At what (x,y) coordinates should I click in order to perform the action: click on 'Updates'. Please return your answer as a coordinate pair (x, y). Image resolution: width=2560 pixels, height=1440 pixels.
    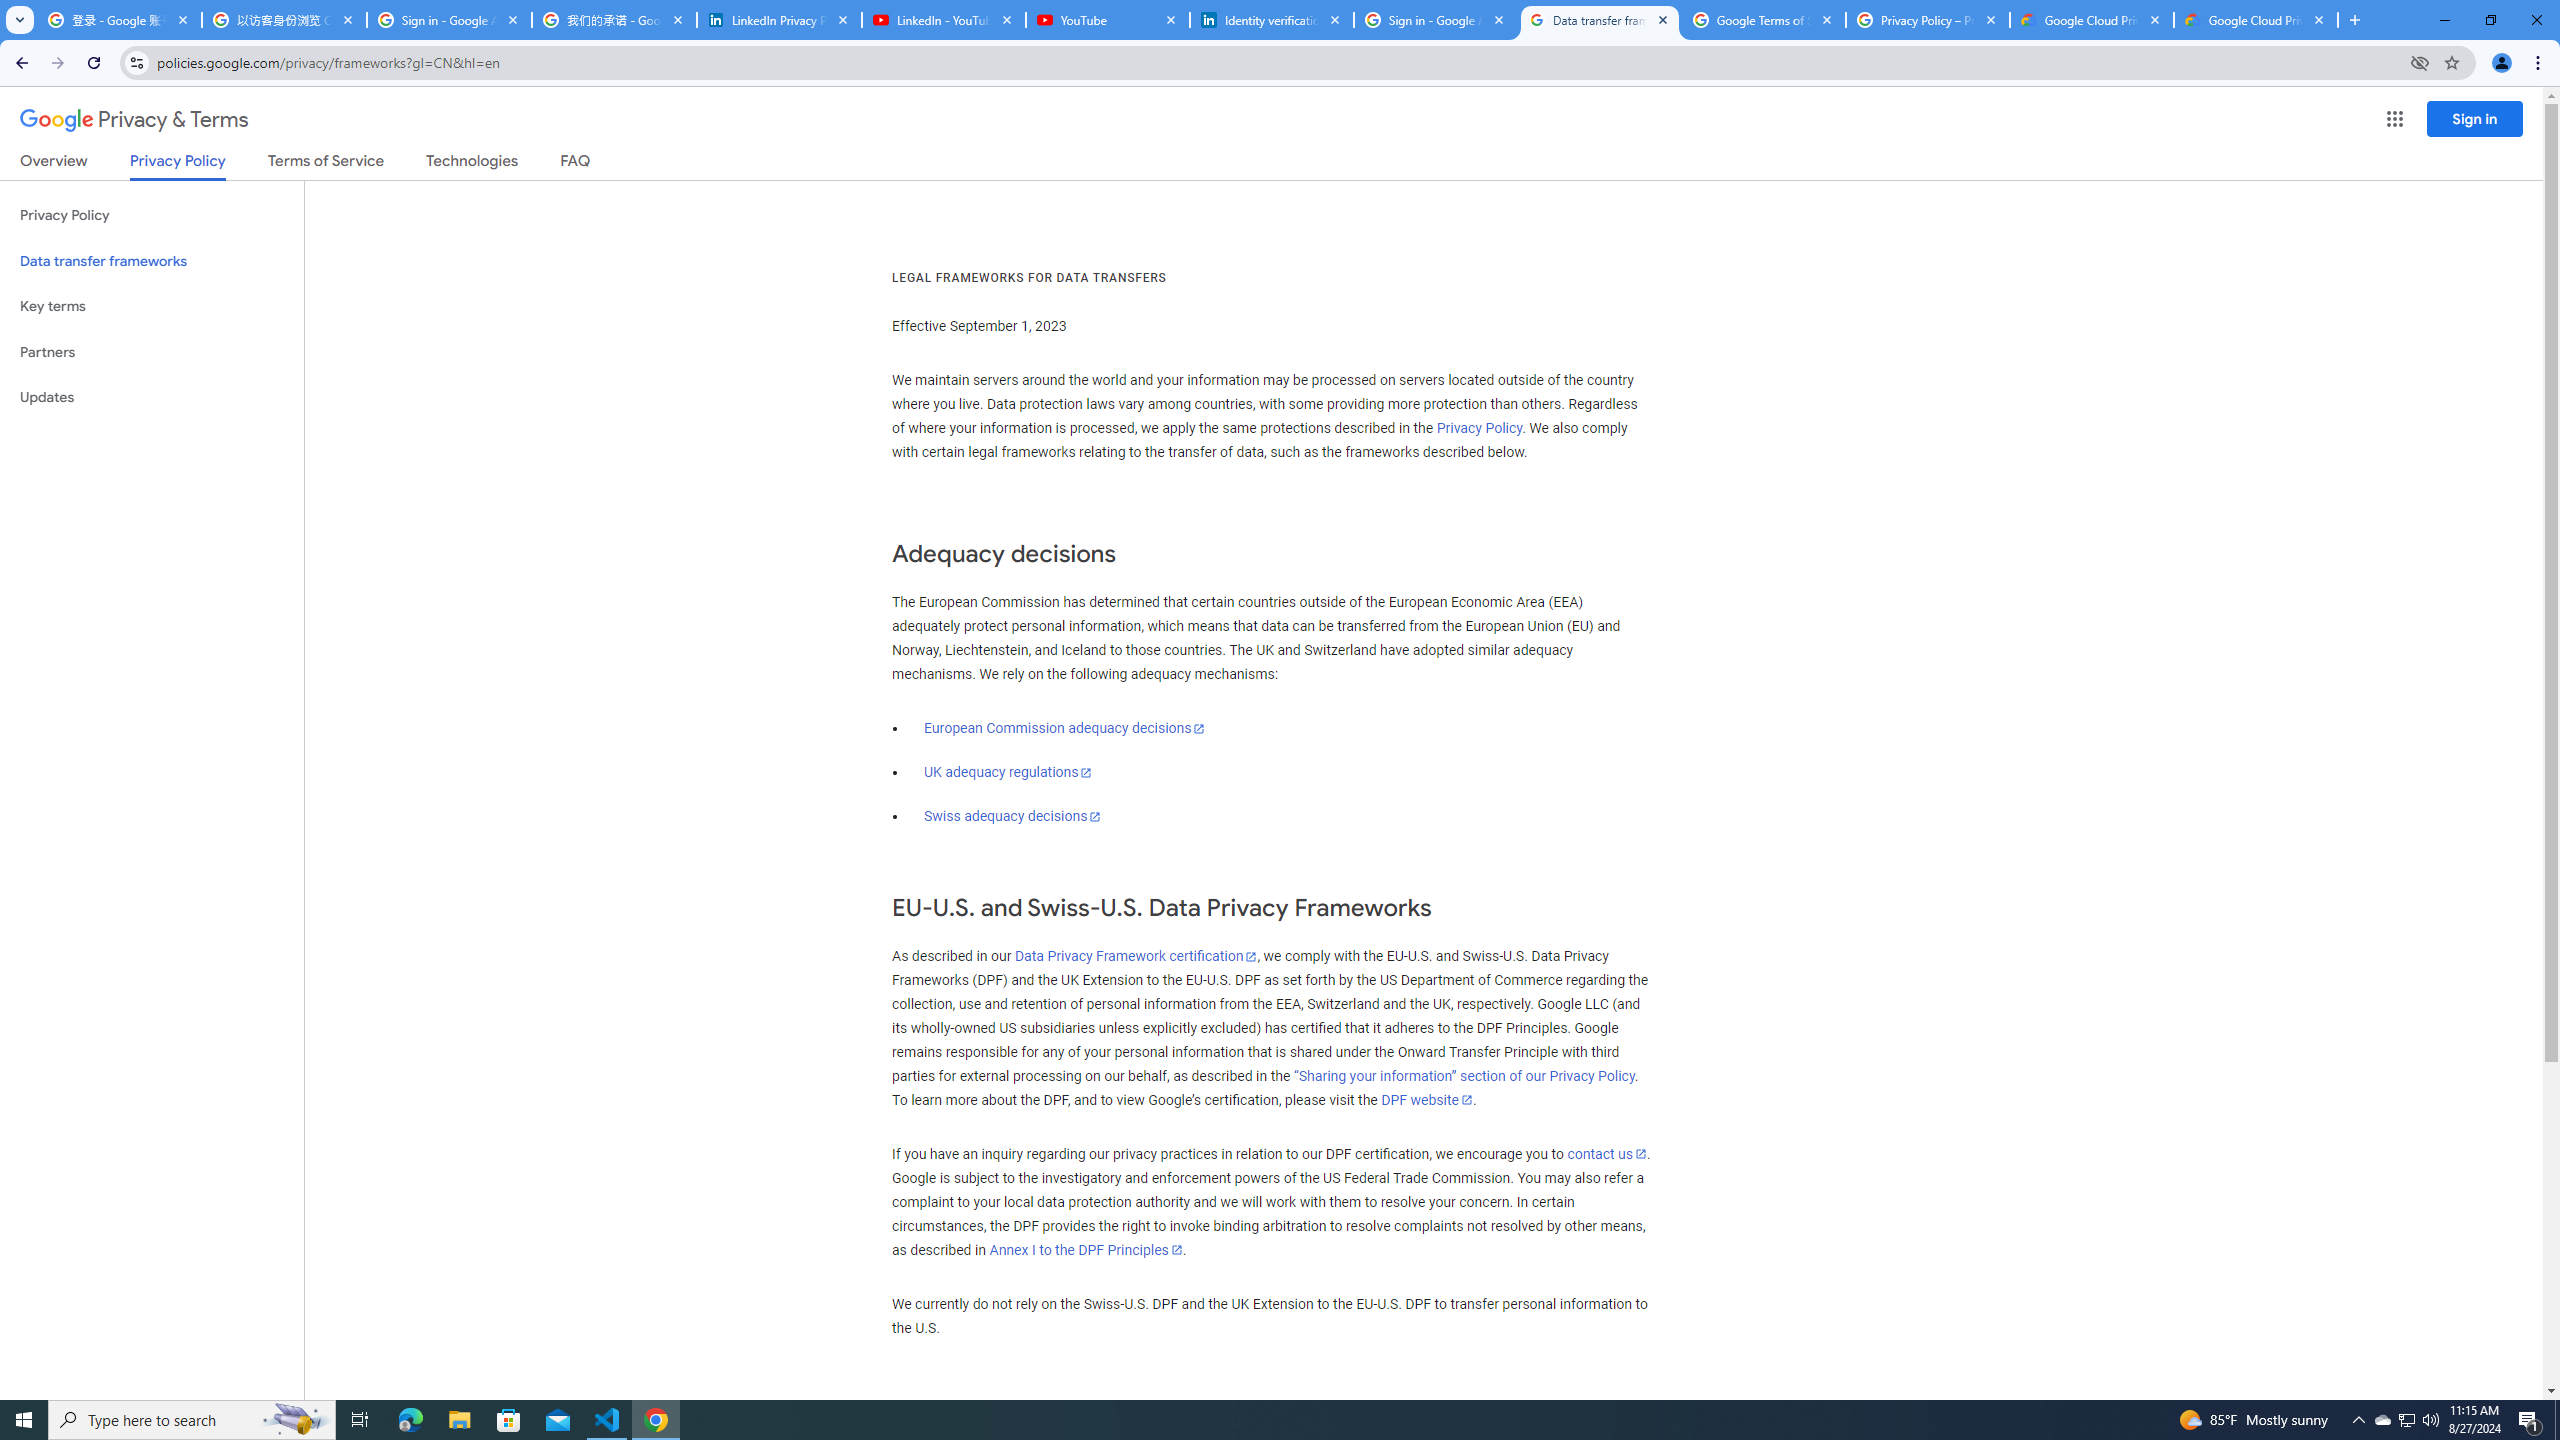
    Looking at the image, I should click on (151, 397).